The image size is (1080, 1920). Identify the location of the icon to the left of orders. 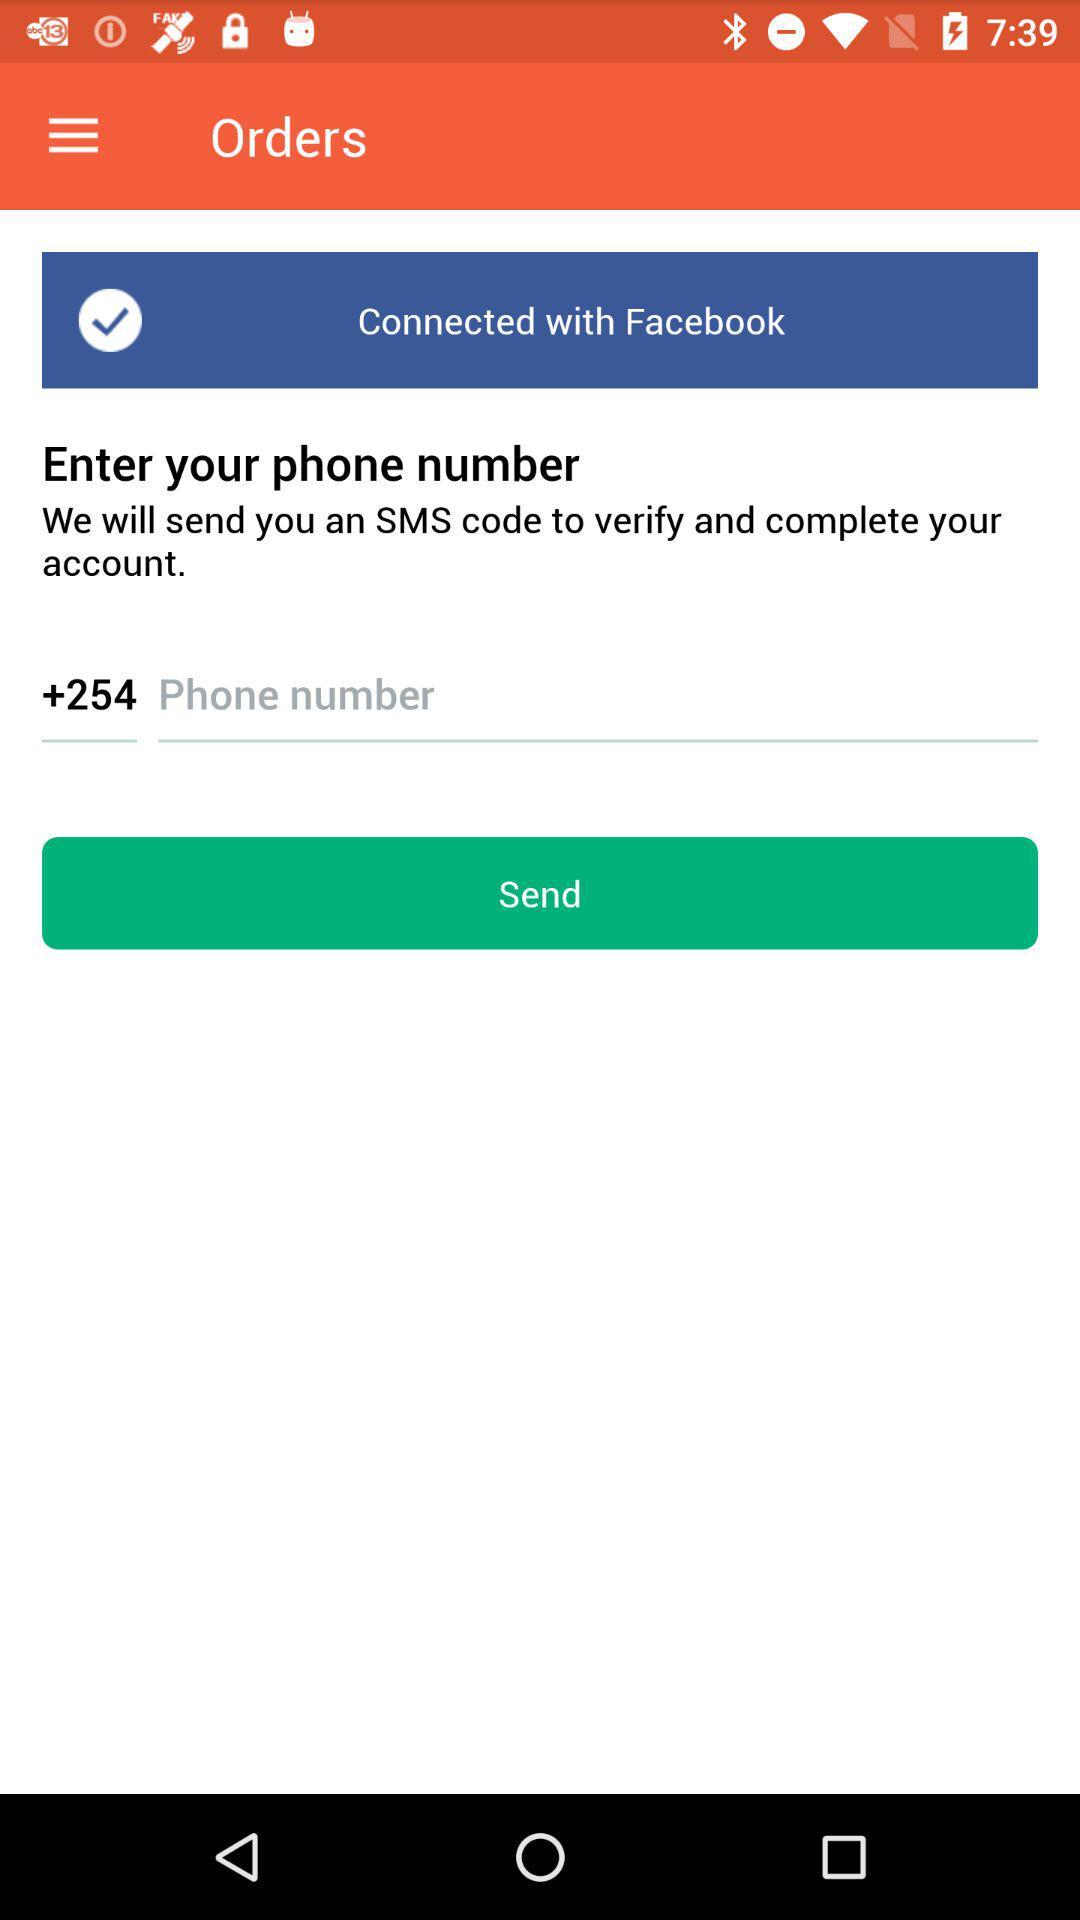
(72, 135).